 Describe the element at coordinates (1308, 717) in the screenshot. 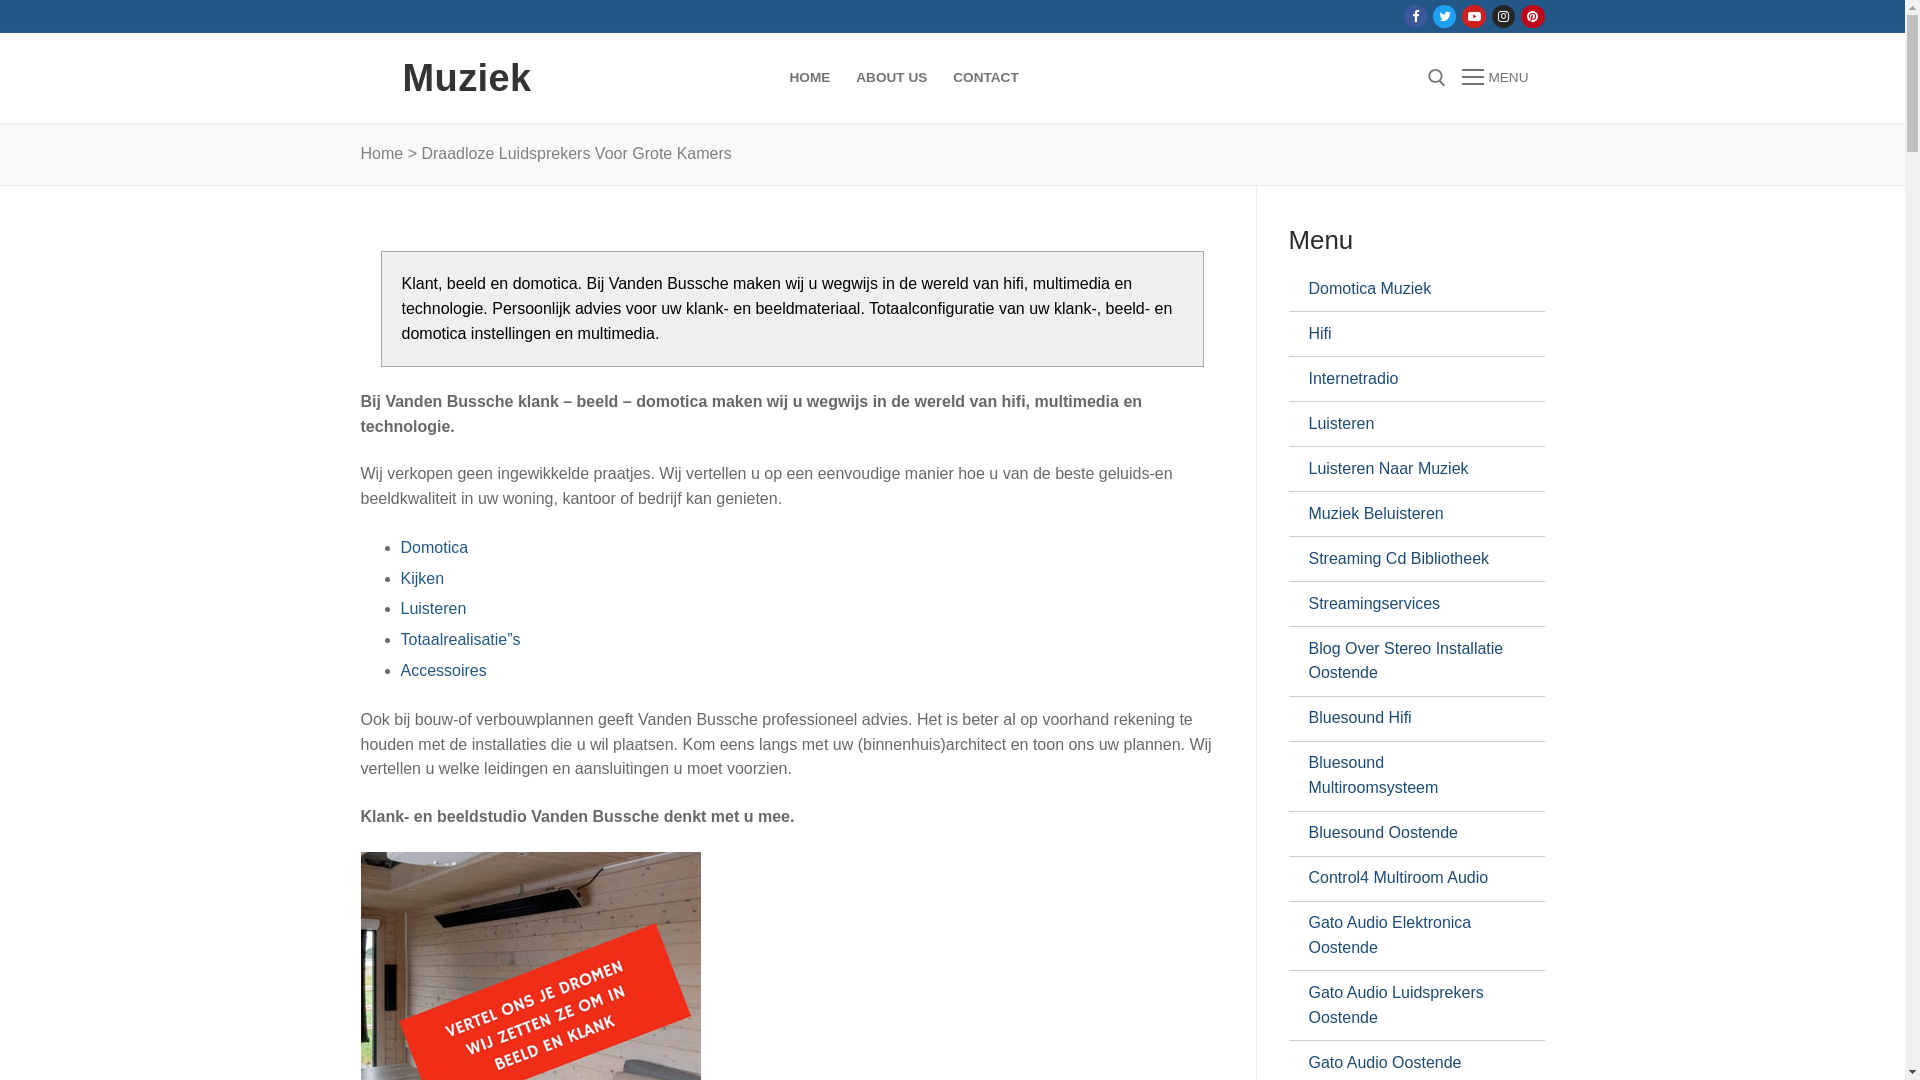

I see `'Bluesound Hifi'` at that location.